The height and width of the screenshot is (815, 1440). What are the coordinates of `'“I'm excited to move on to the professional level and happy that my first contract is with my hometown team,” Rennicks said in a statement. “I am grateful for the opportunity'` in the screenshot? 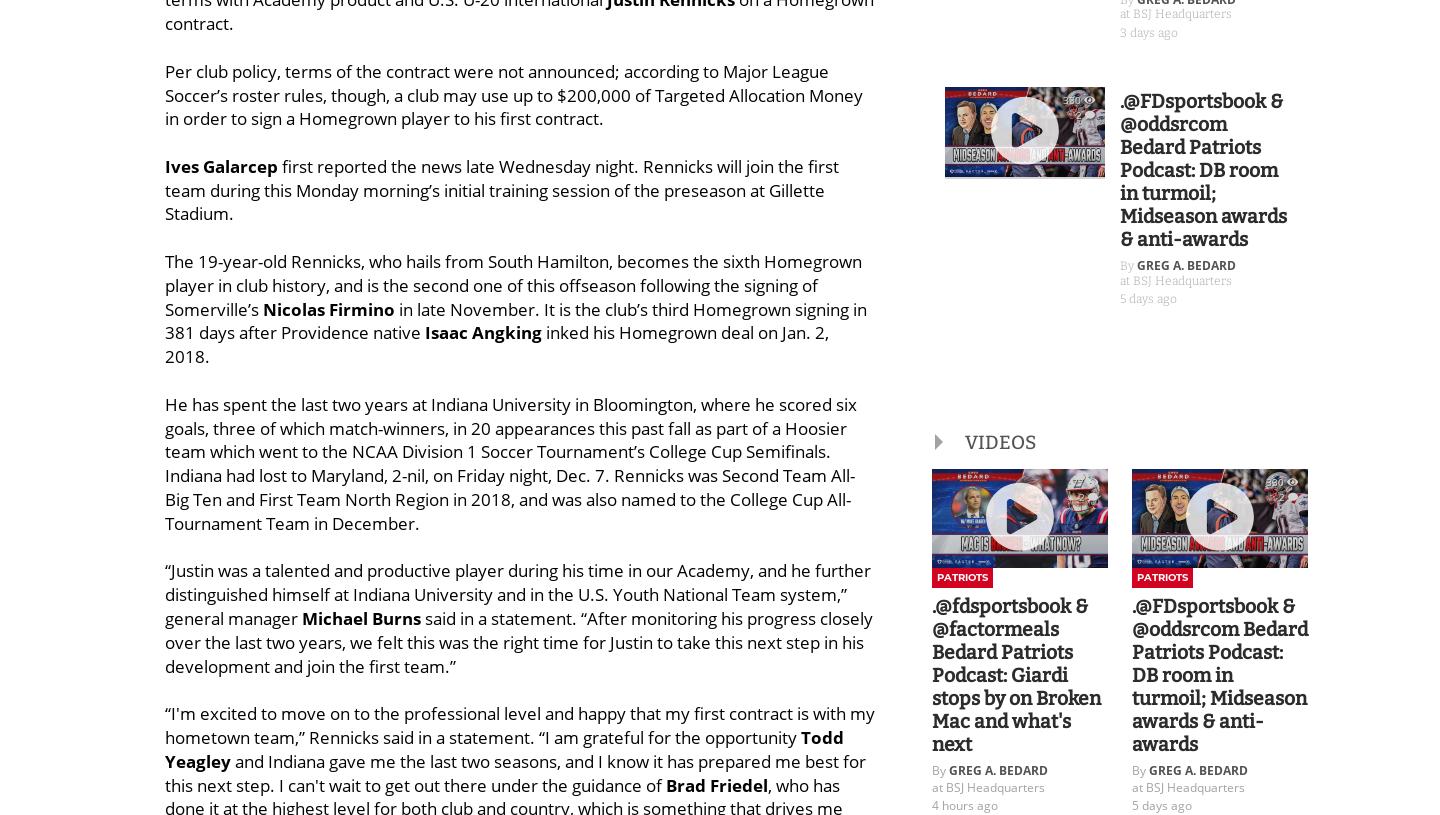 It's located at (518, 725).